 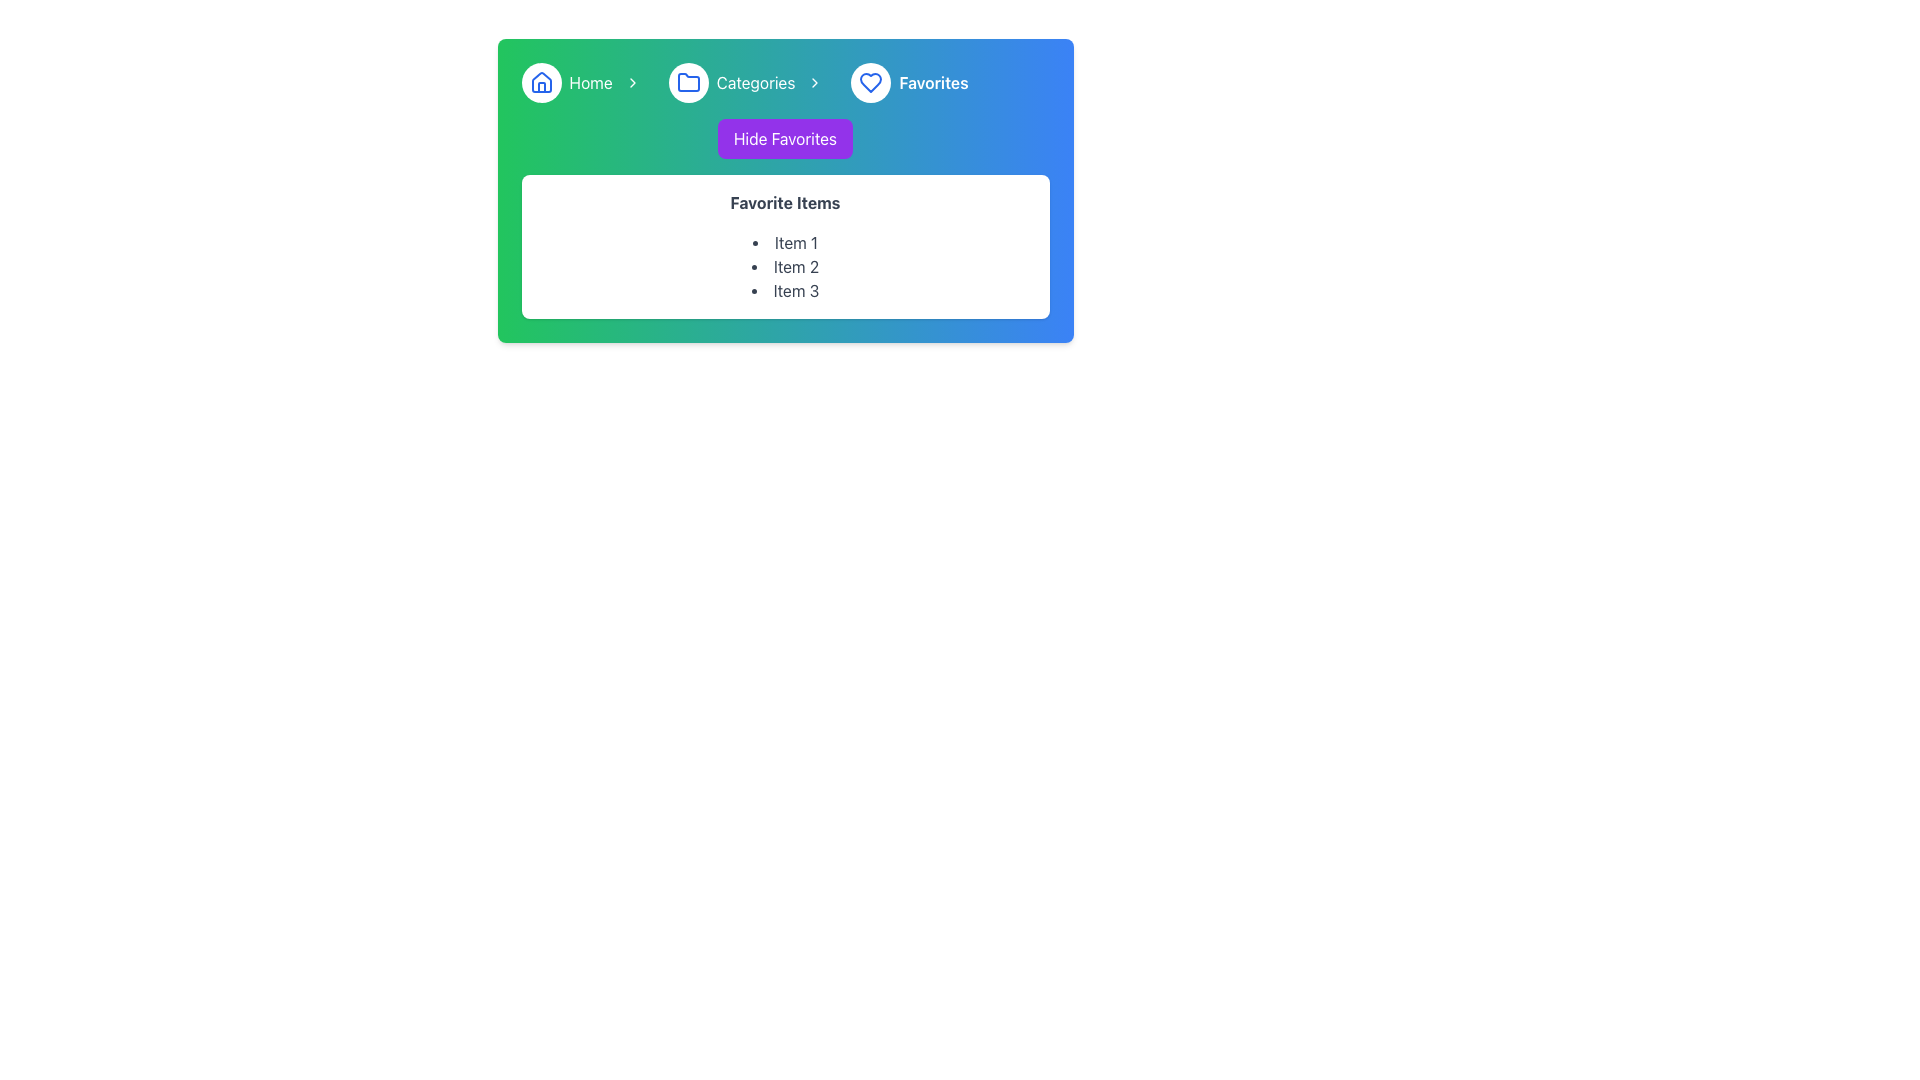 What do you see at coordinates (815, 82) in the screenshot?
I see `the fifth icon in the breadcrumb bar, which indicates navigation options to the right of the 'Categories' text` at bounding box center [815, 82].